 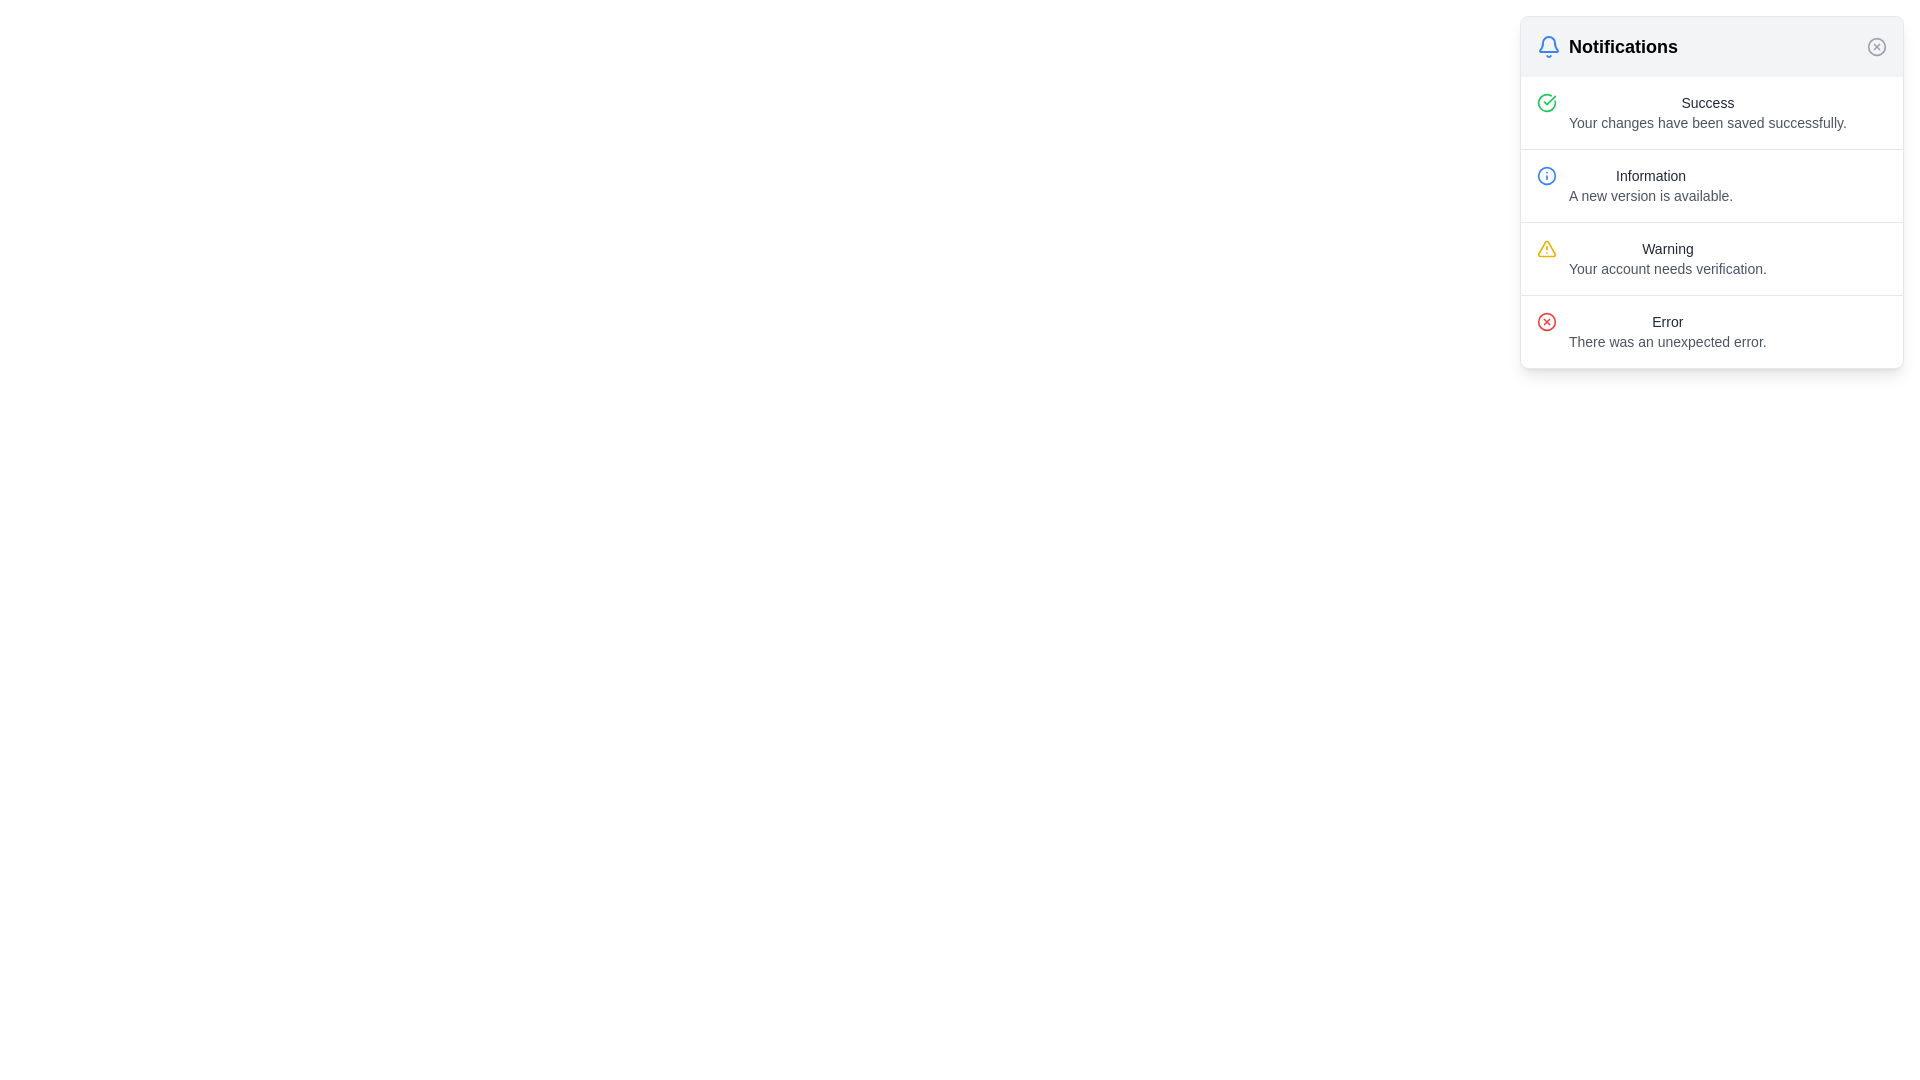 I want to click on error notification message located at the bottom-most section of the notification list in the top-right panel, which is distinguished by a red error icon, so click(x=1667, y=330).